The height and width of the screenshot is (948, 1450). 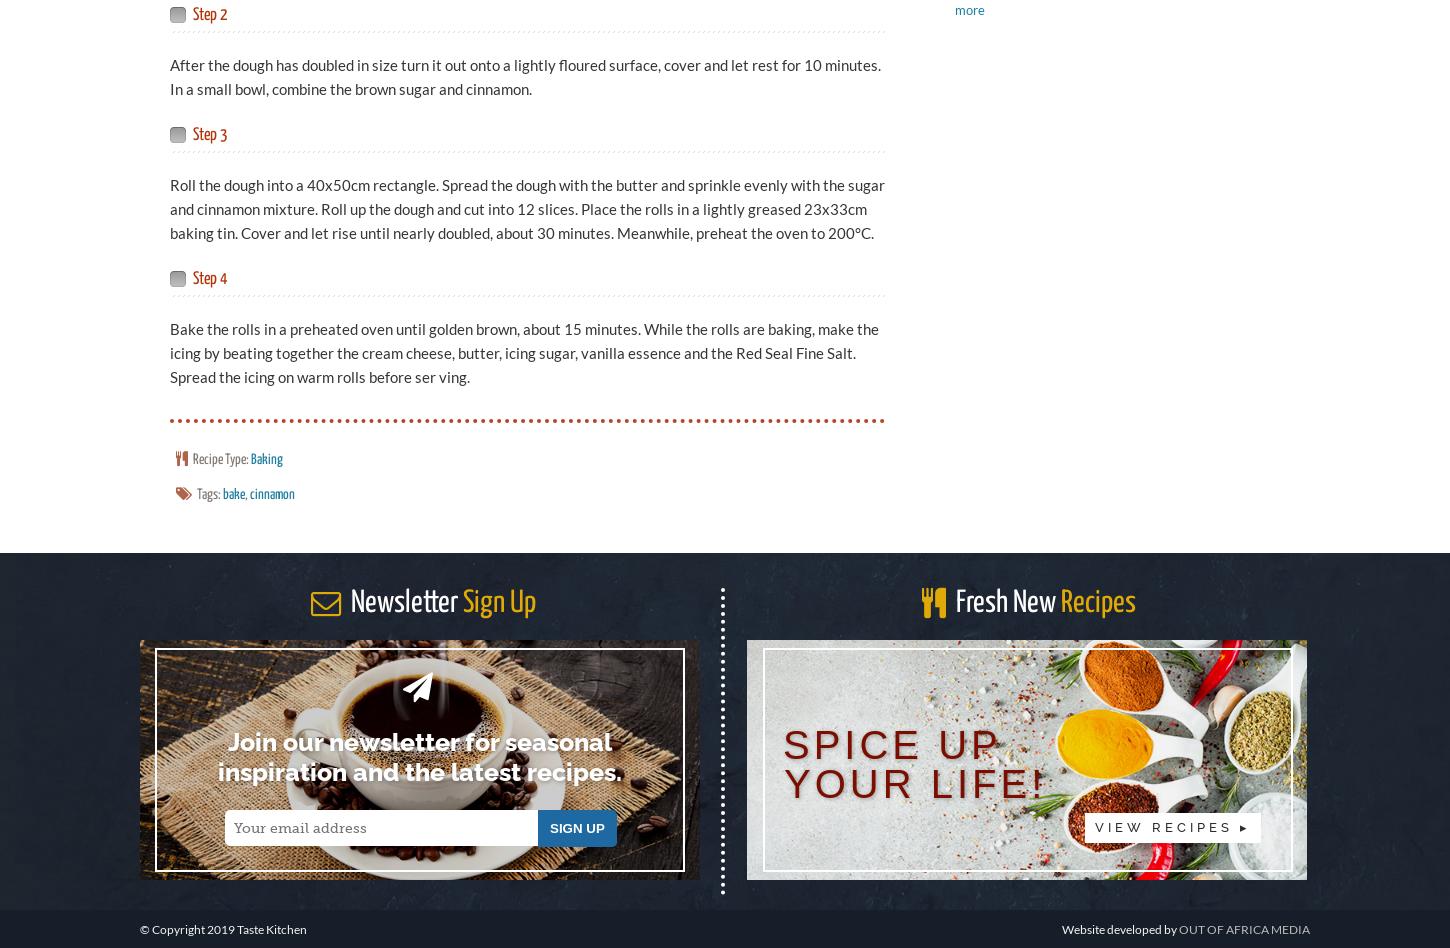 I want to click on 'cinnamon', so click(x=272, y=495).